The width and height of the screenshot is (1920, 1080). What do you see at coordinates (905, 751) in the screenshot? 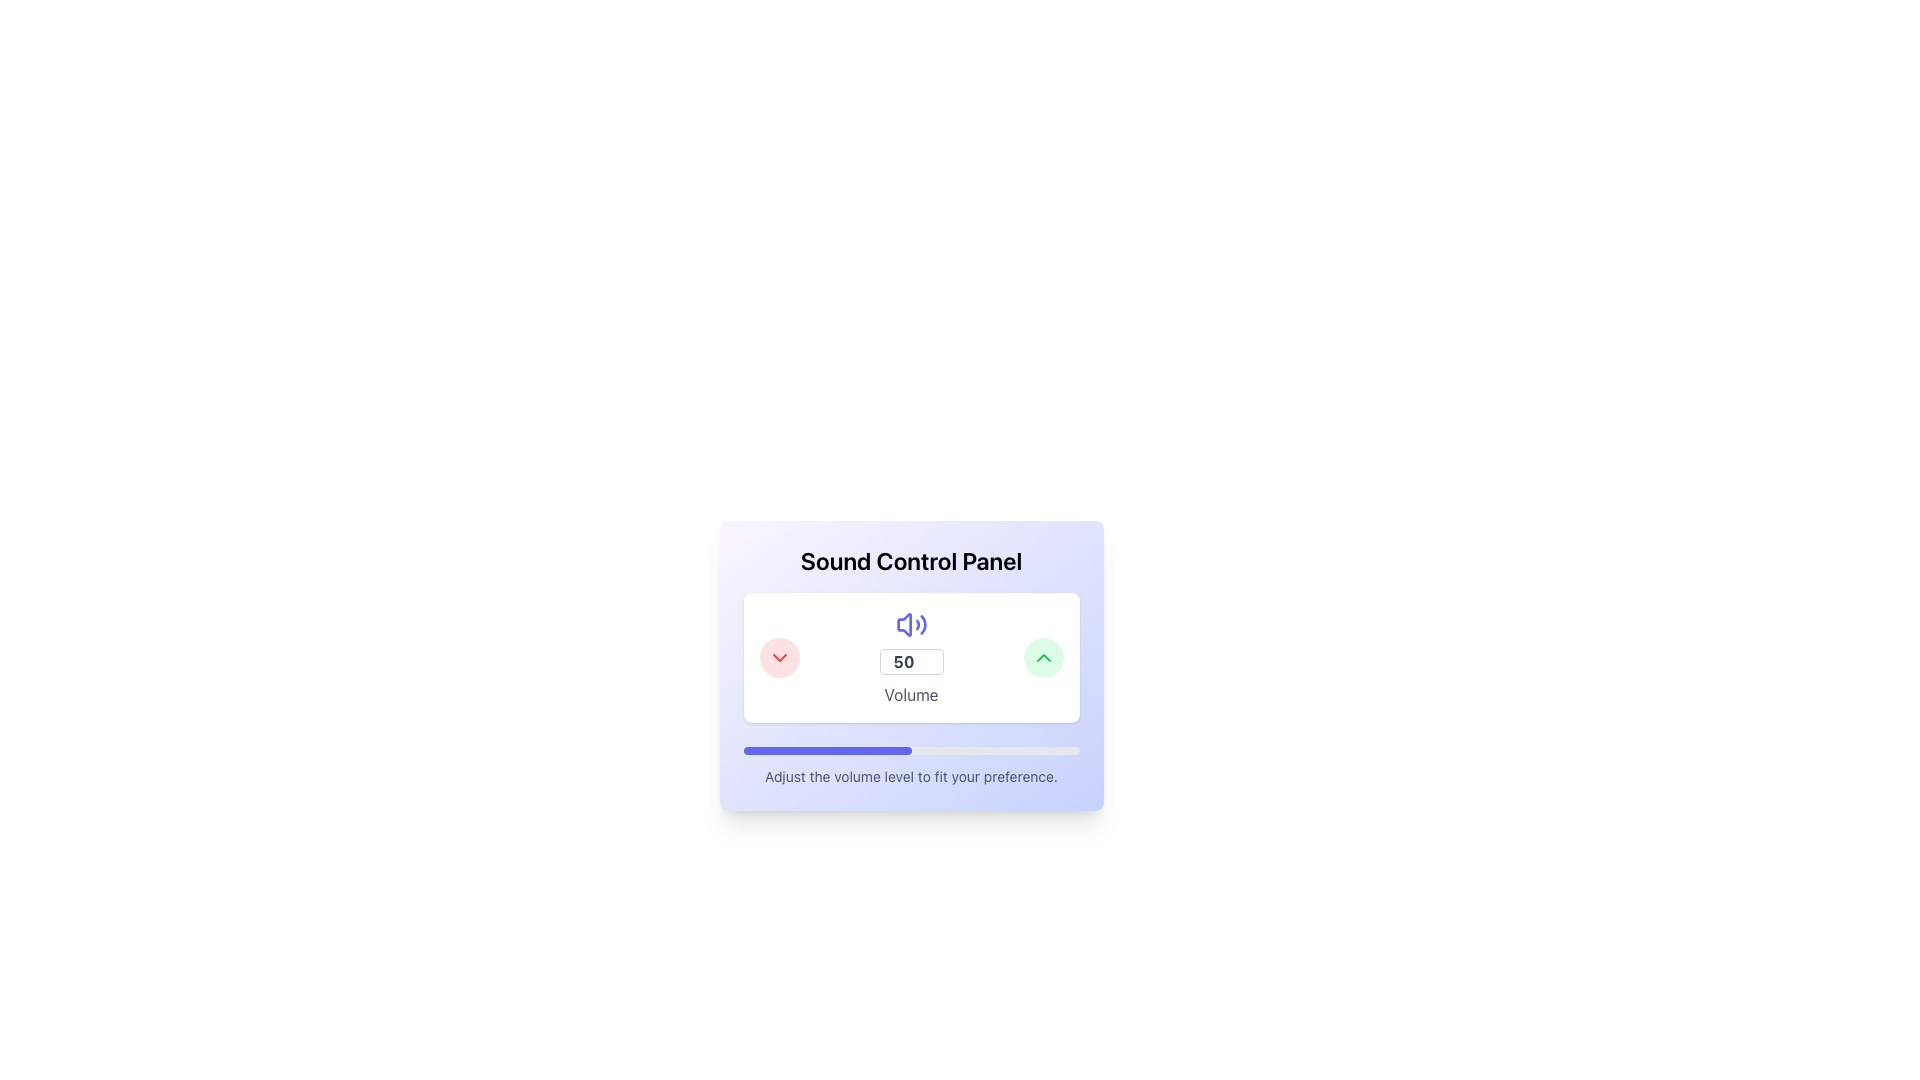
I see `the volume` at bounding box center [905, 751].